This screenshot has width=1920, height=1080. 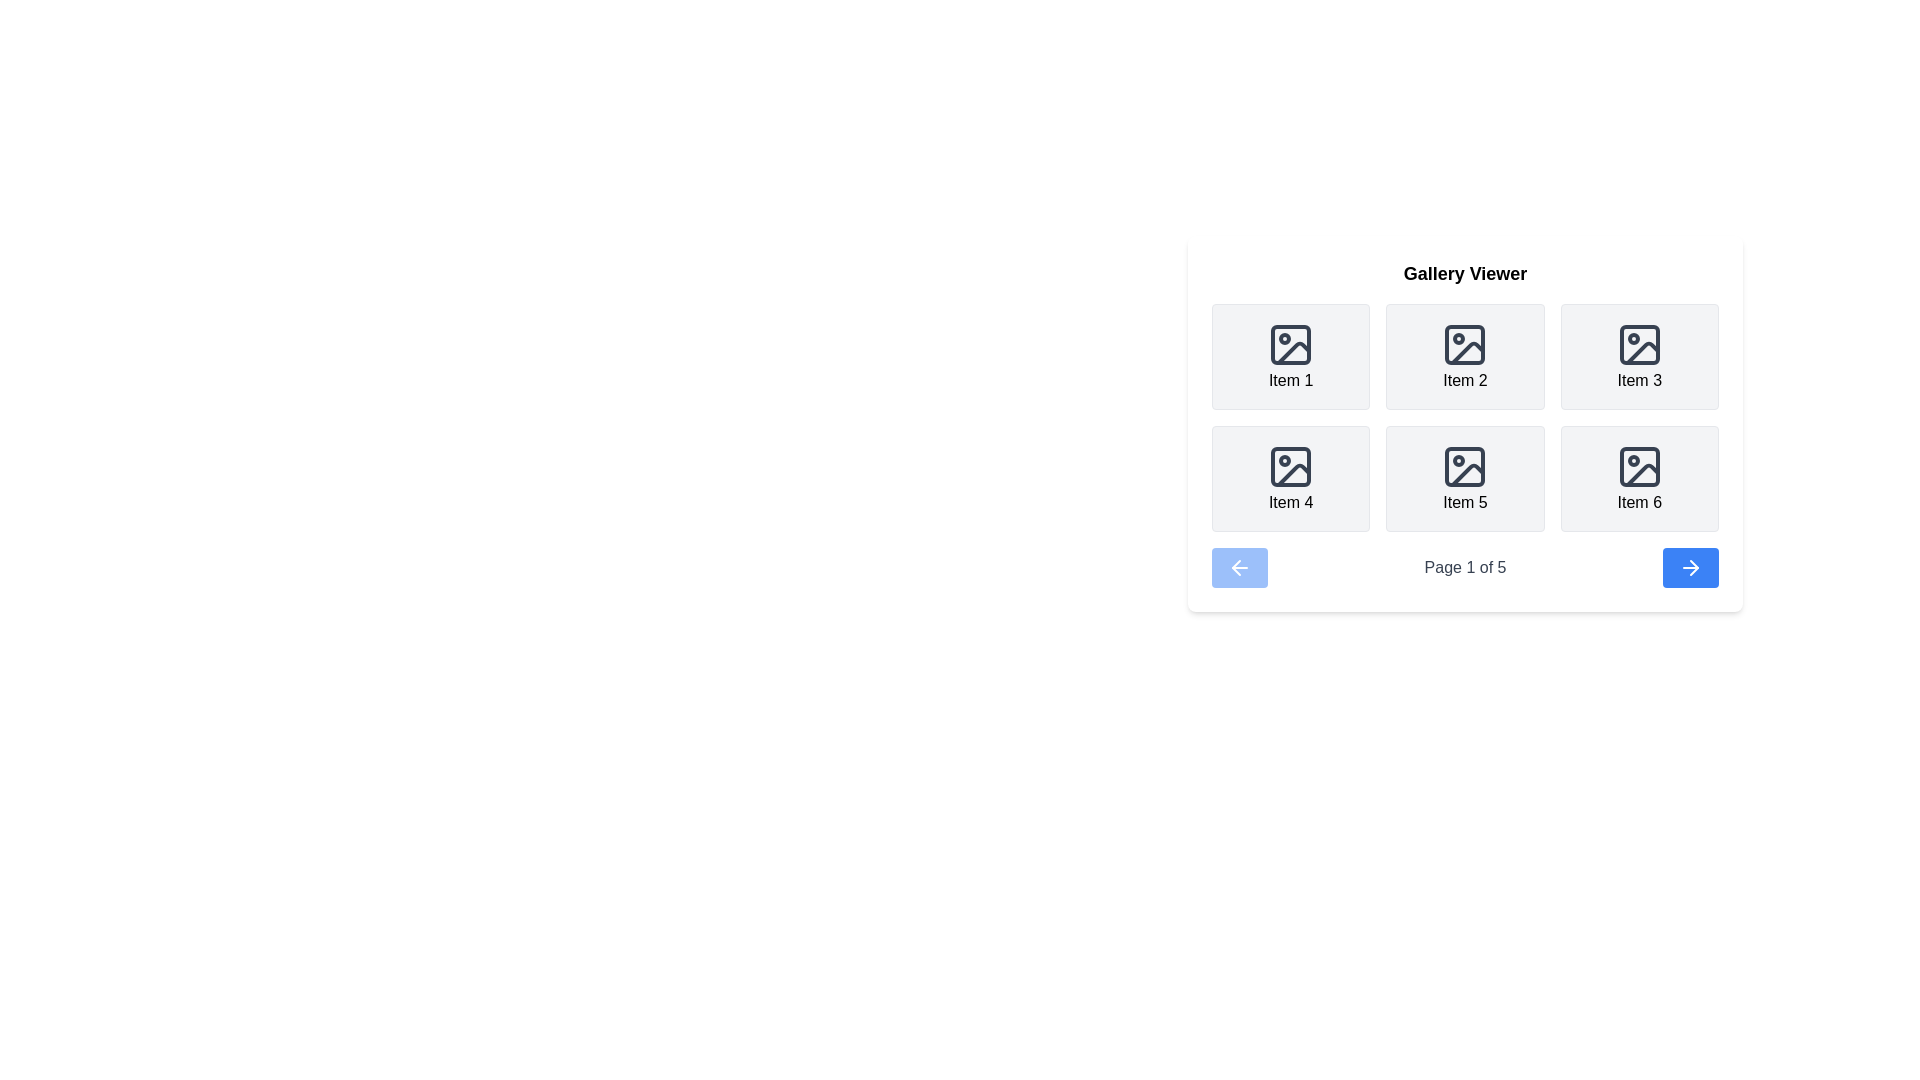 I want to click on the 'Item 6' card, which features a placeholder icon and is positioned, so click(x=1639, y=478).